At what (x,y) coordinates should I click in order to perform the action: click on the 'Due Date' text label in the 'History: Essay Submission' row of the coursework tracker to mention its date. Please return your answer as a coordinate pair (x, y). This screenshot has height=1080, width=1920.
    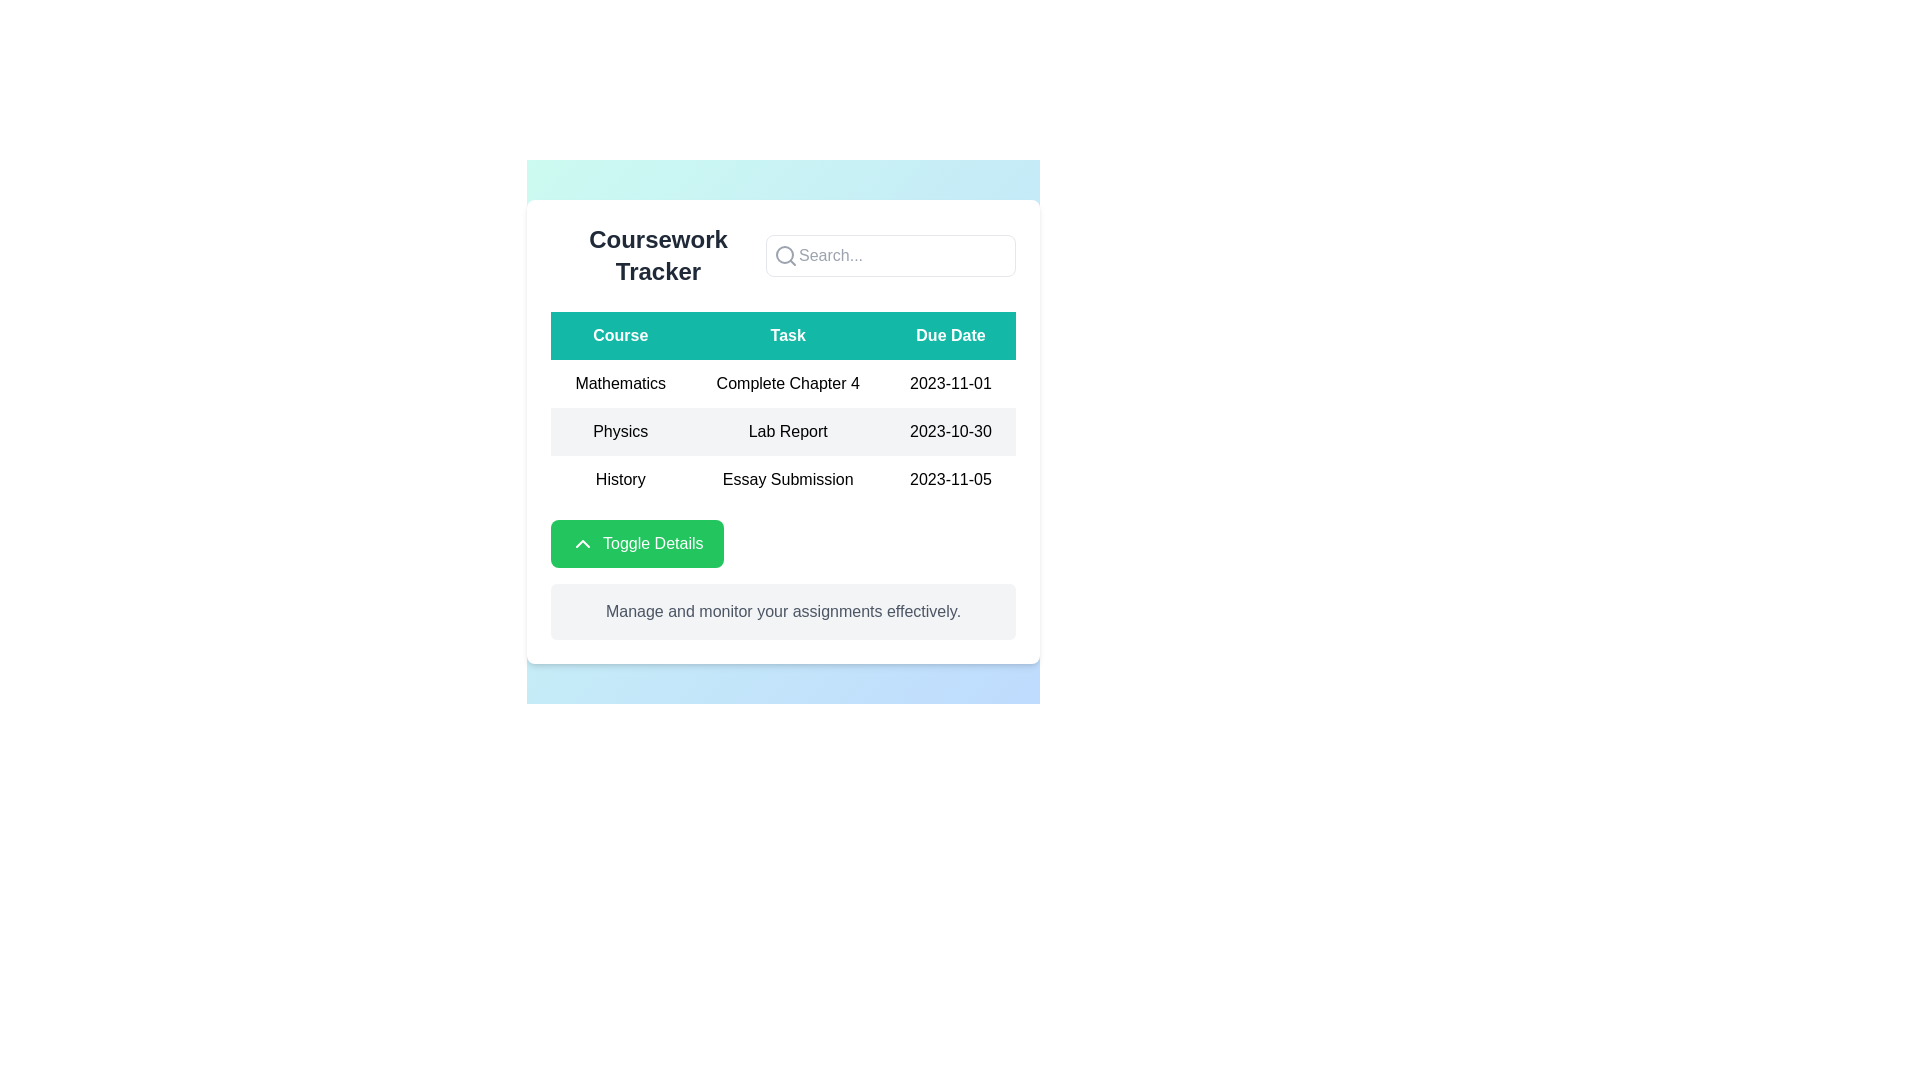
    Looking at the image, I should click on (949, 479).